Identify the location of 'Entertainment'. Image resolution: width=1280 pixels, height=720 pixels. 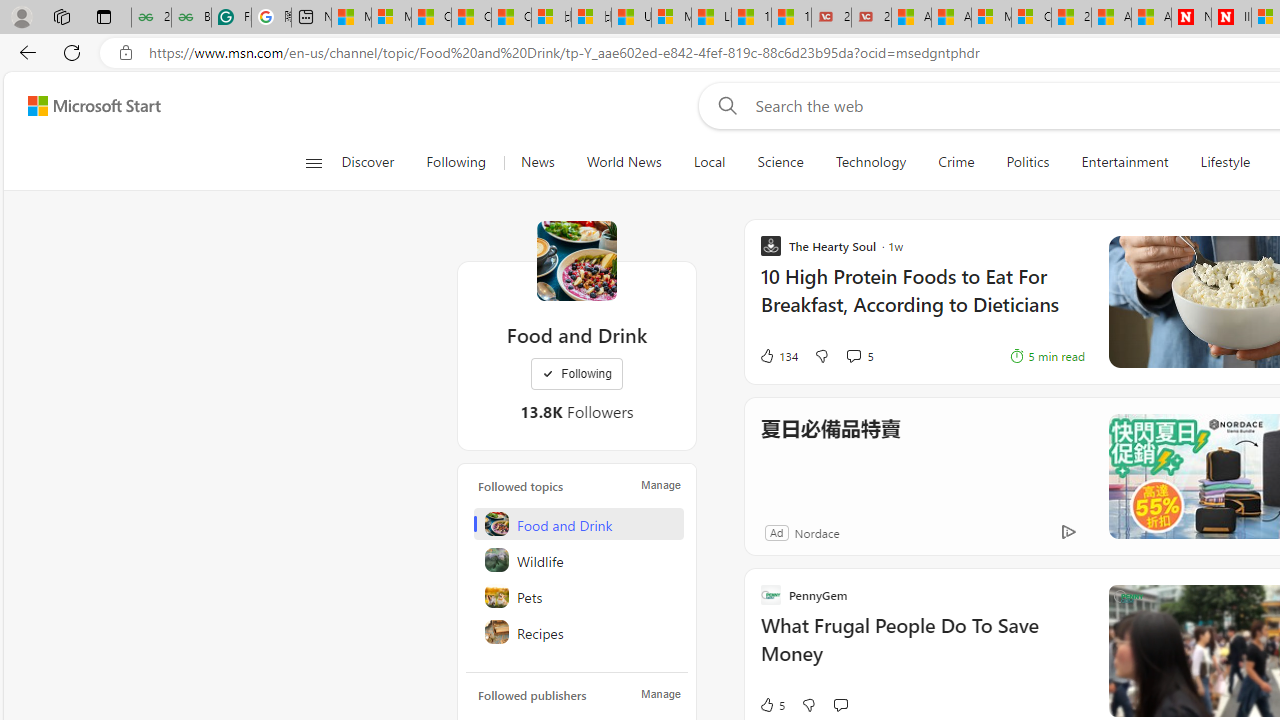
(1125, 162).